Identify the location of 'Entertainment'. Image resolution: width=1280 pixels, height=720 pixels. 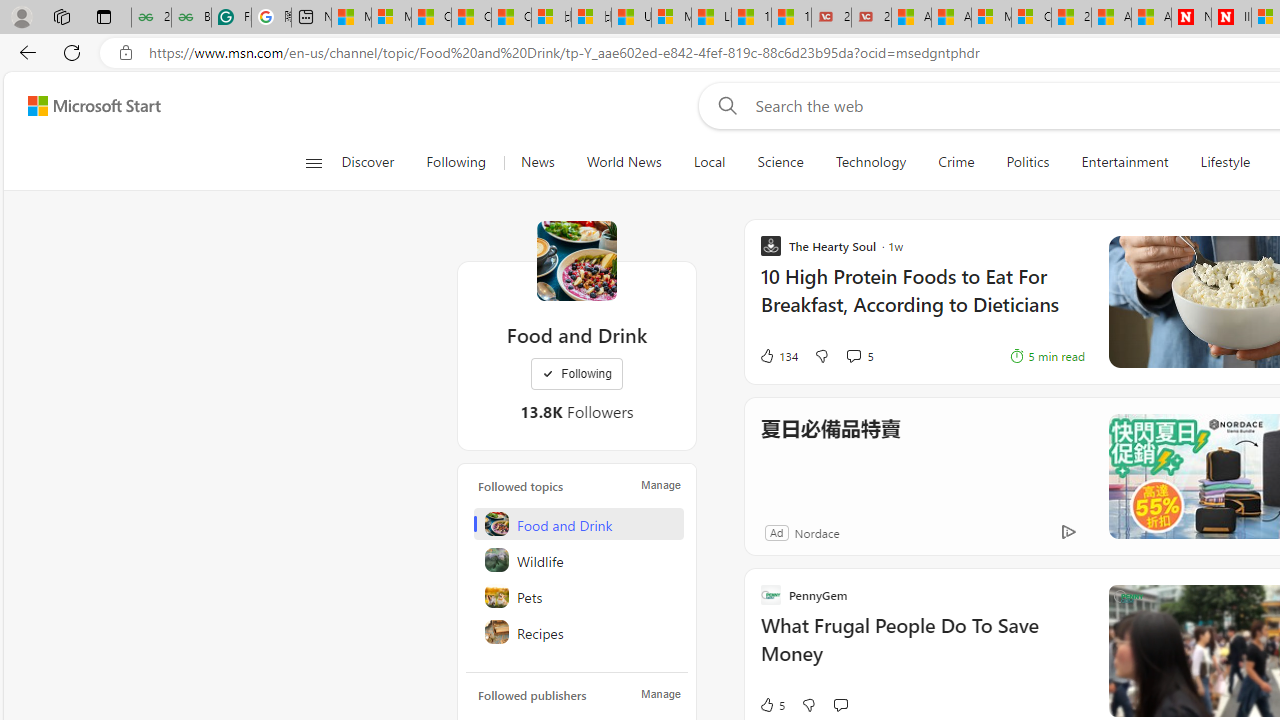
(1125, 162).